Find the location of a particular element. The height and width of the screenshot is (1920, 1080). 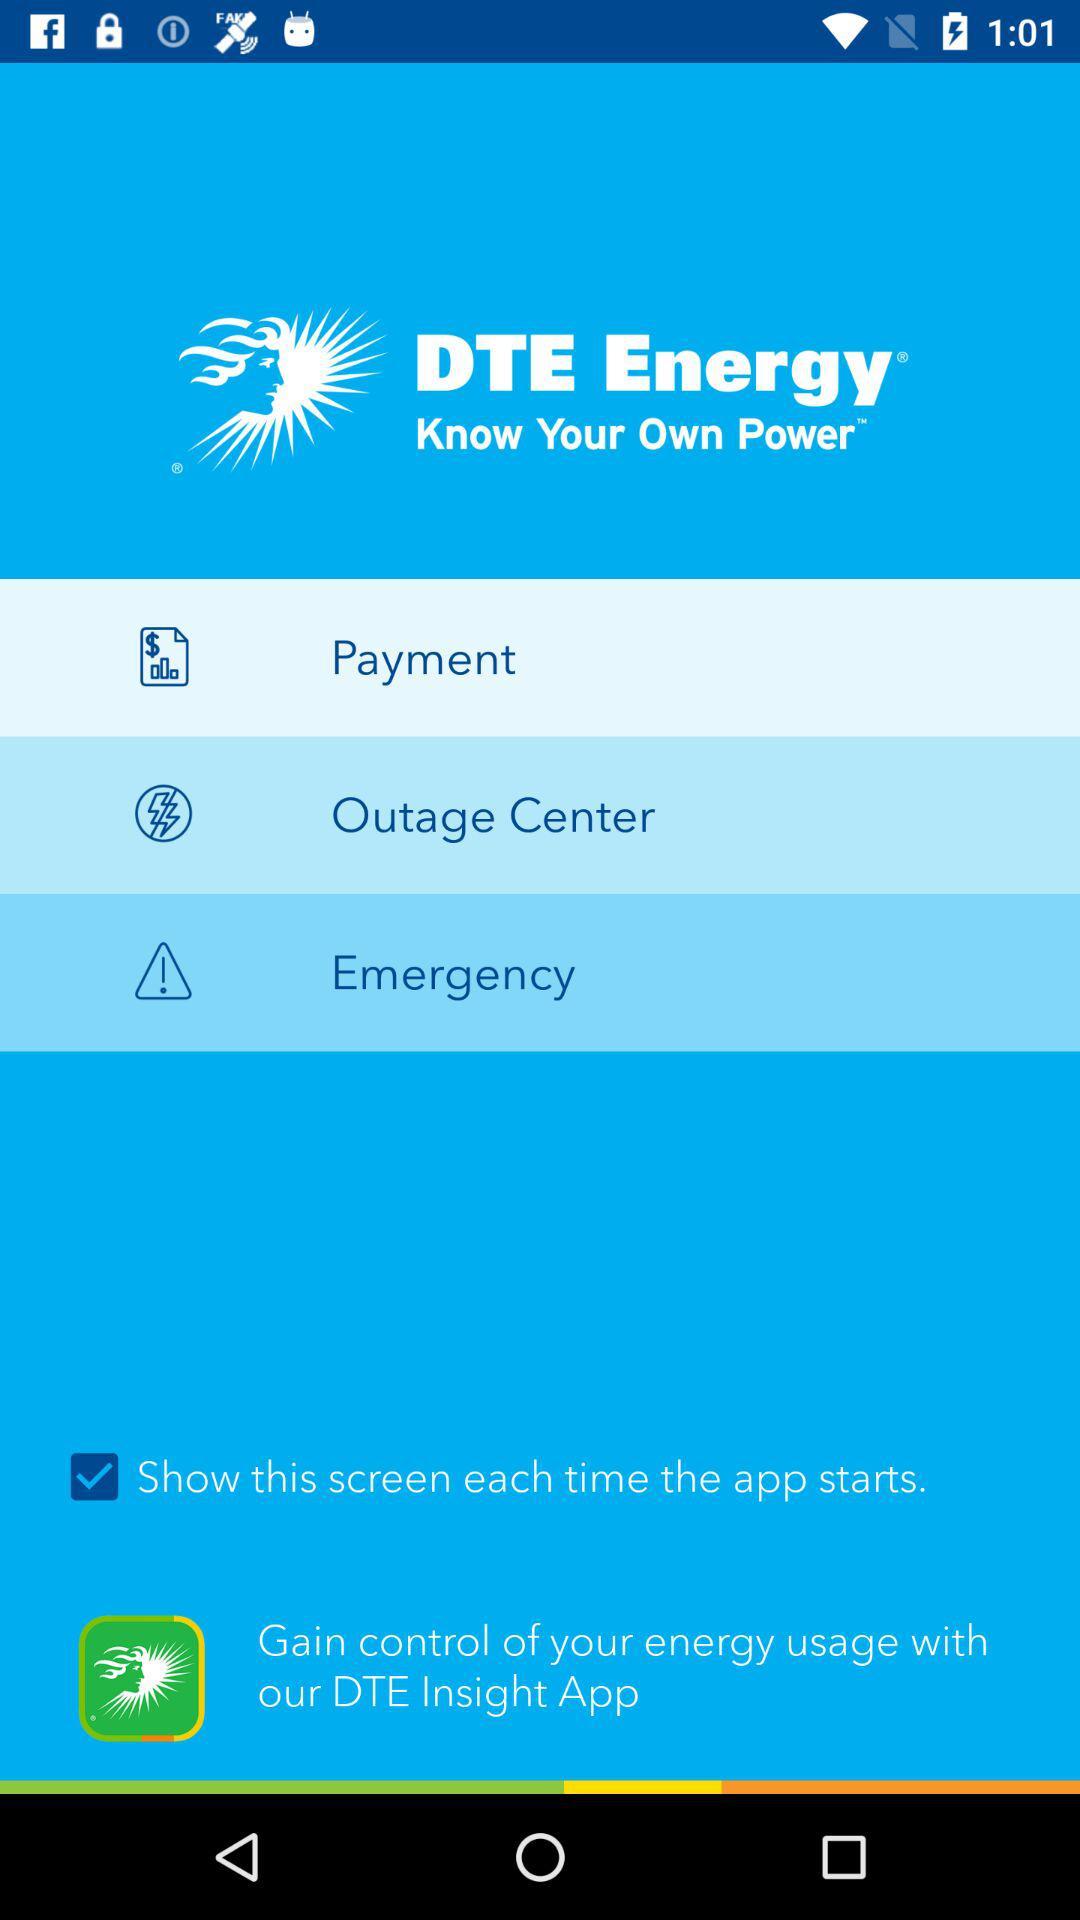

item above gain control of is located at coordinates (540, 1477).